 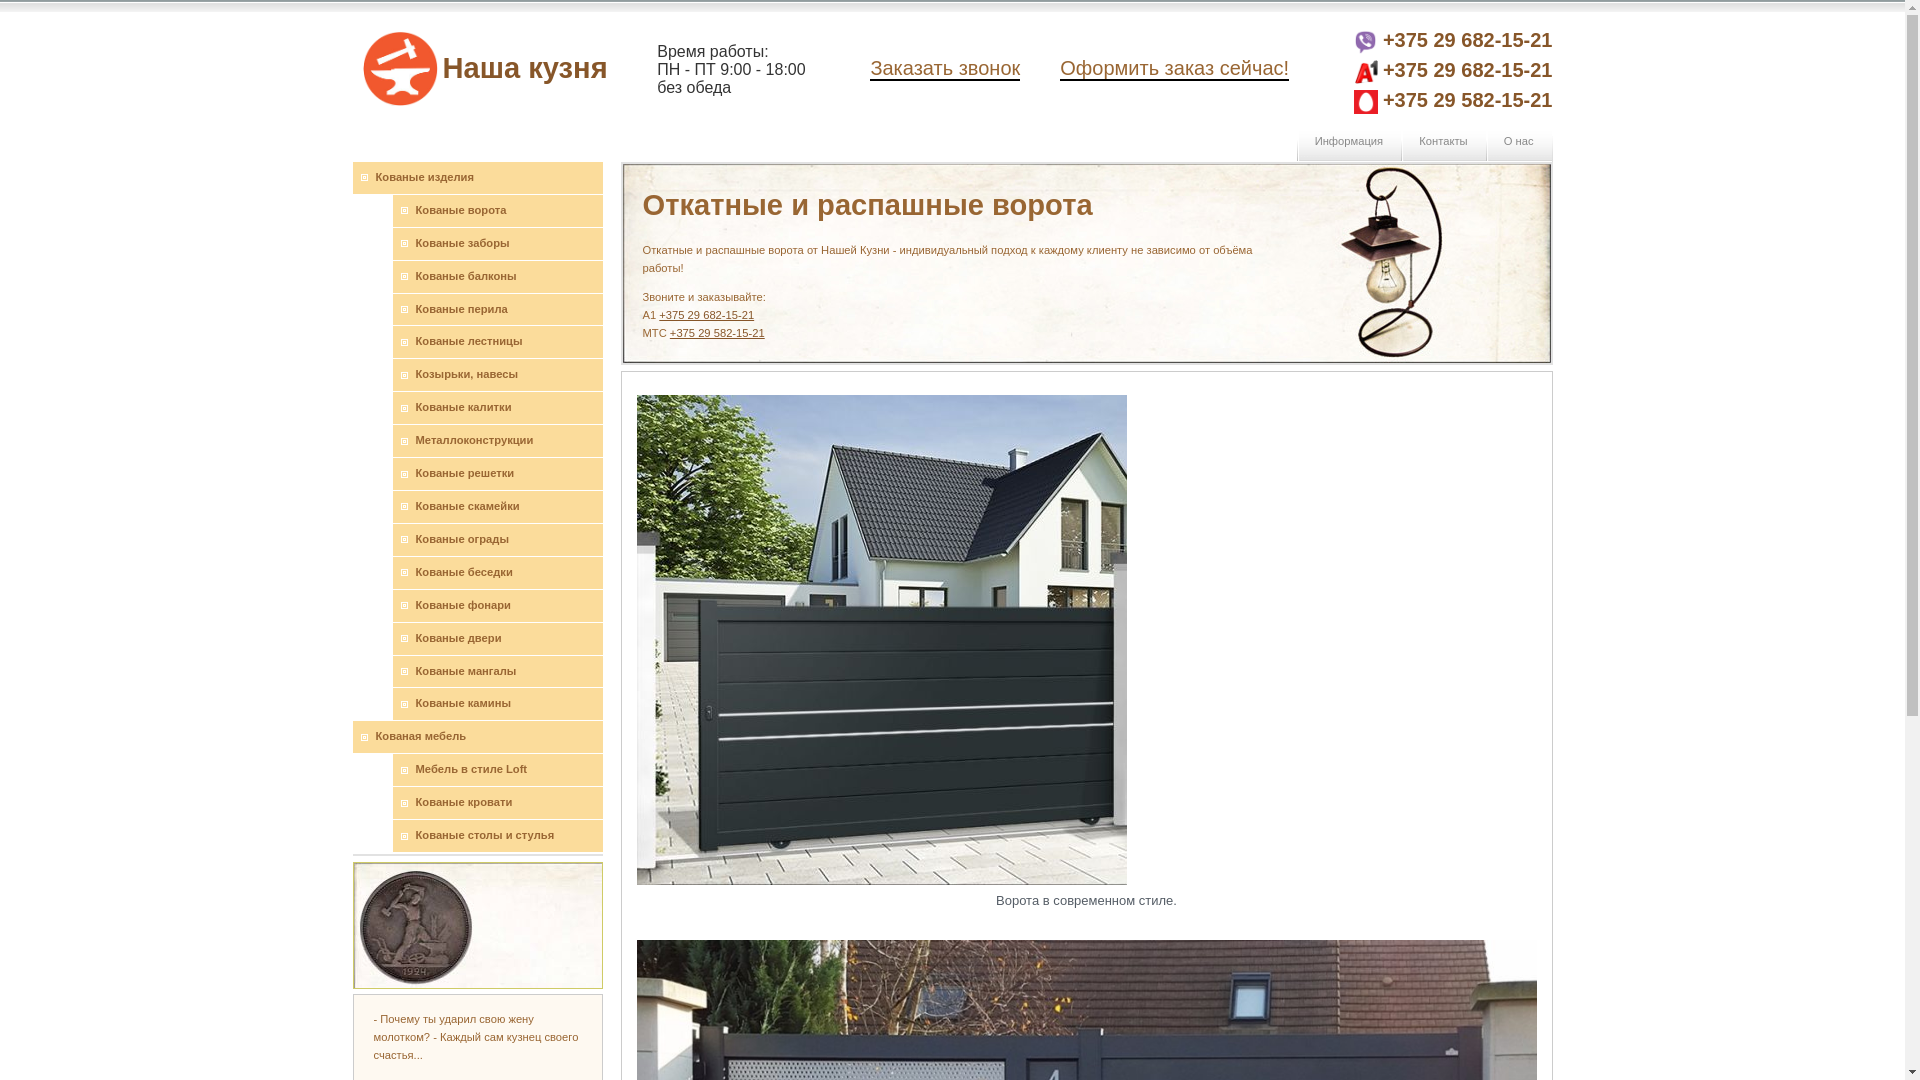 I want to click on '+375 29 682-15-21', so click(x=706, y=315).